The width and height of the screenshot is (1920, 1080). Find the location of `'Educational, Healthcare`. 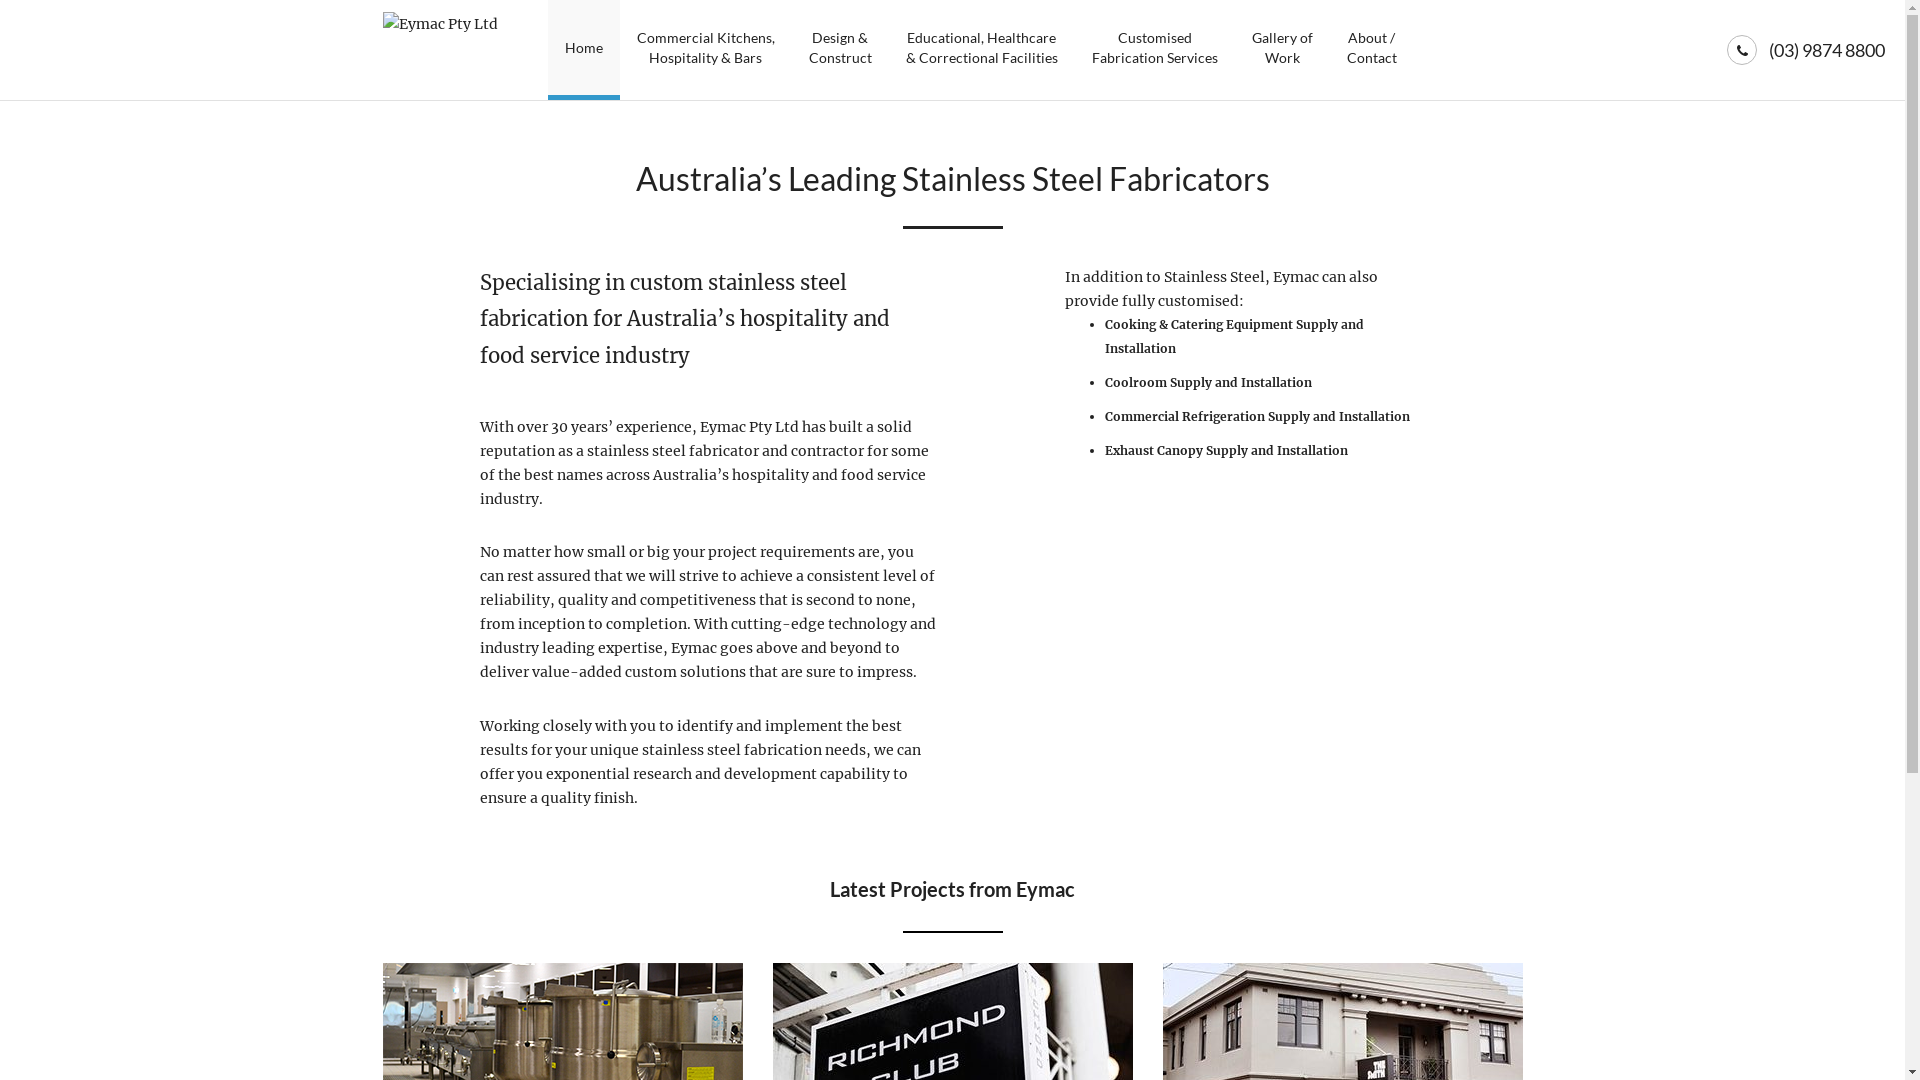

'Educational, Healthcare is located at coordinates (980, 49).